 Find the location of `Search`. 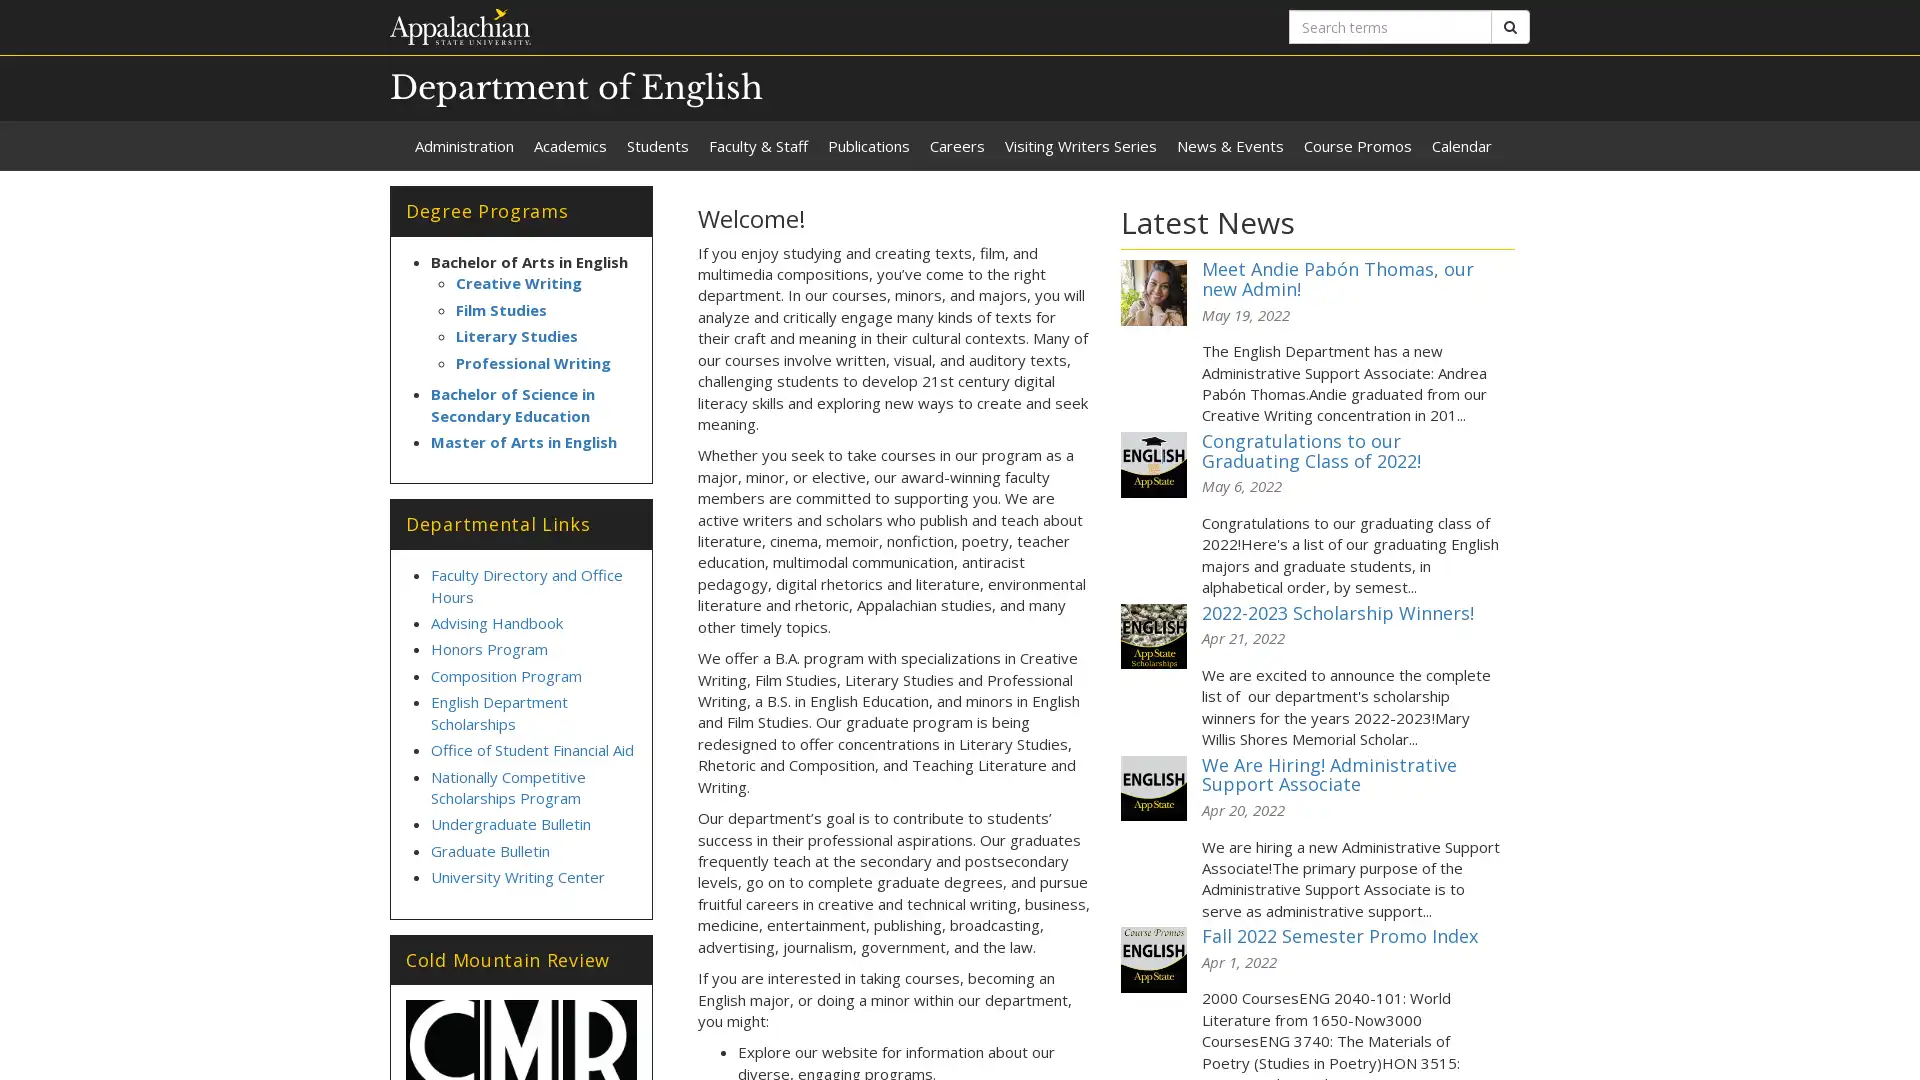

Search is located at coordinates (1510, 27).